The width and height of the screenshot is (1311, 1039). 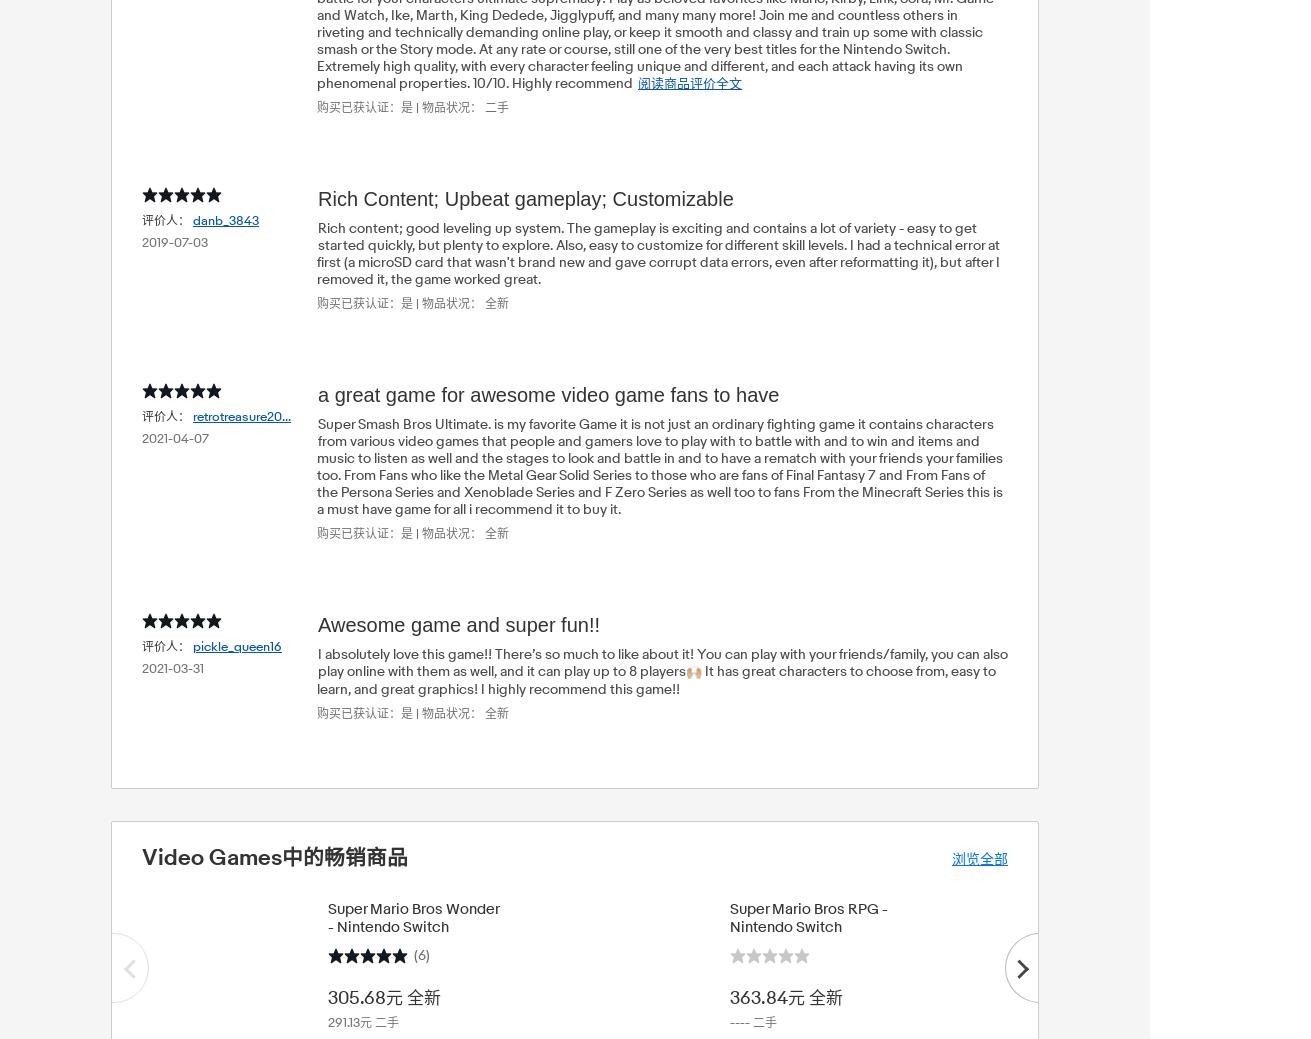 What do you see at coordinates (174, 437) in the screenshot?
I see `'2021-04-07'` at bounding box center [174, 437].